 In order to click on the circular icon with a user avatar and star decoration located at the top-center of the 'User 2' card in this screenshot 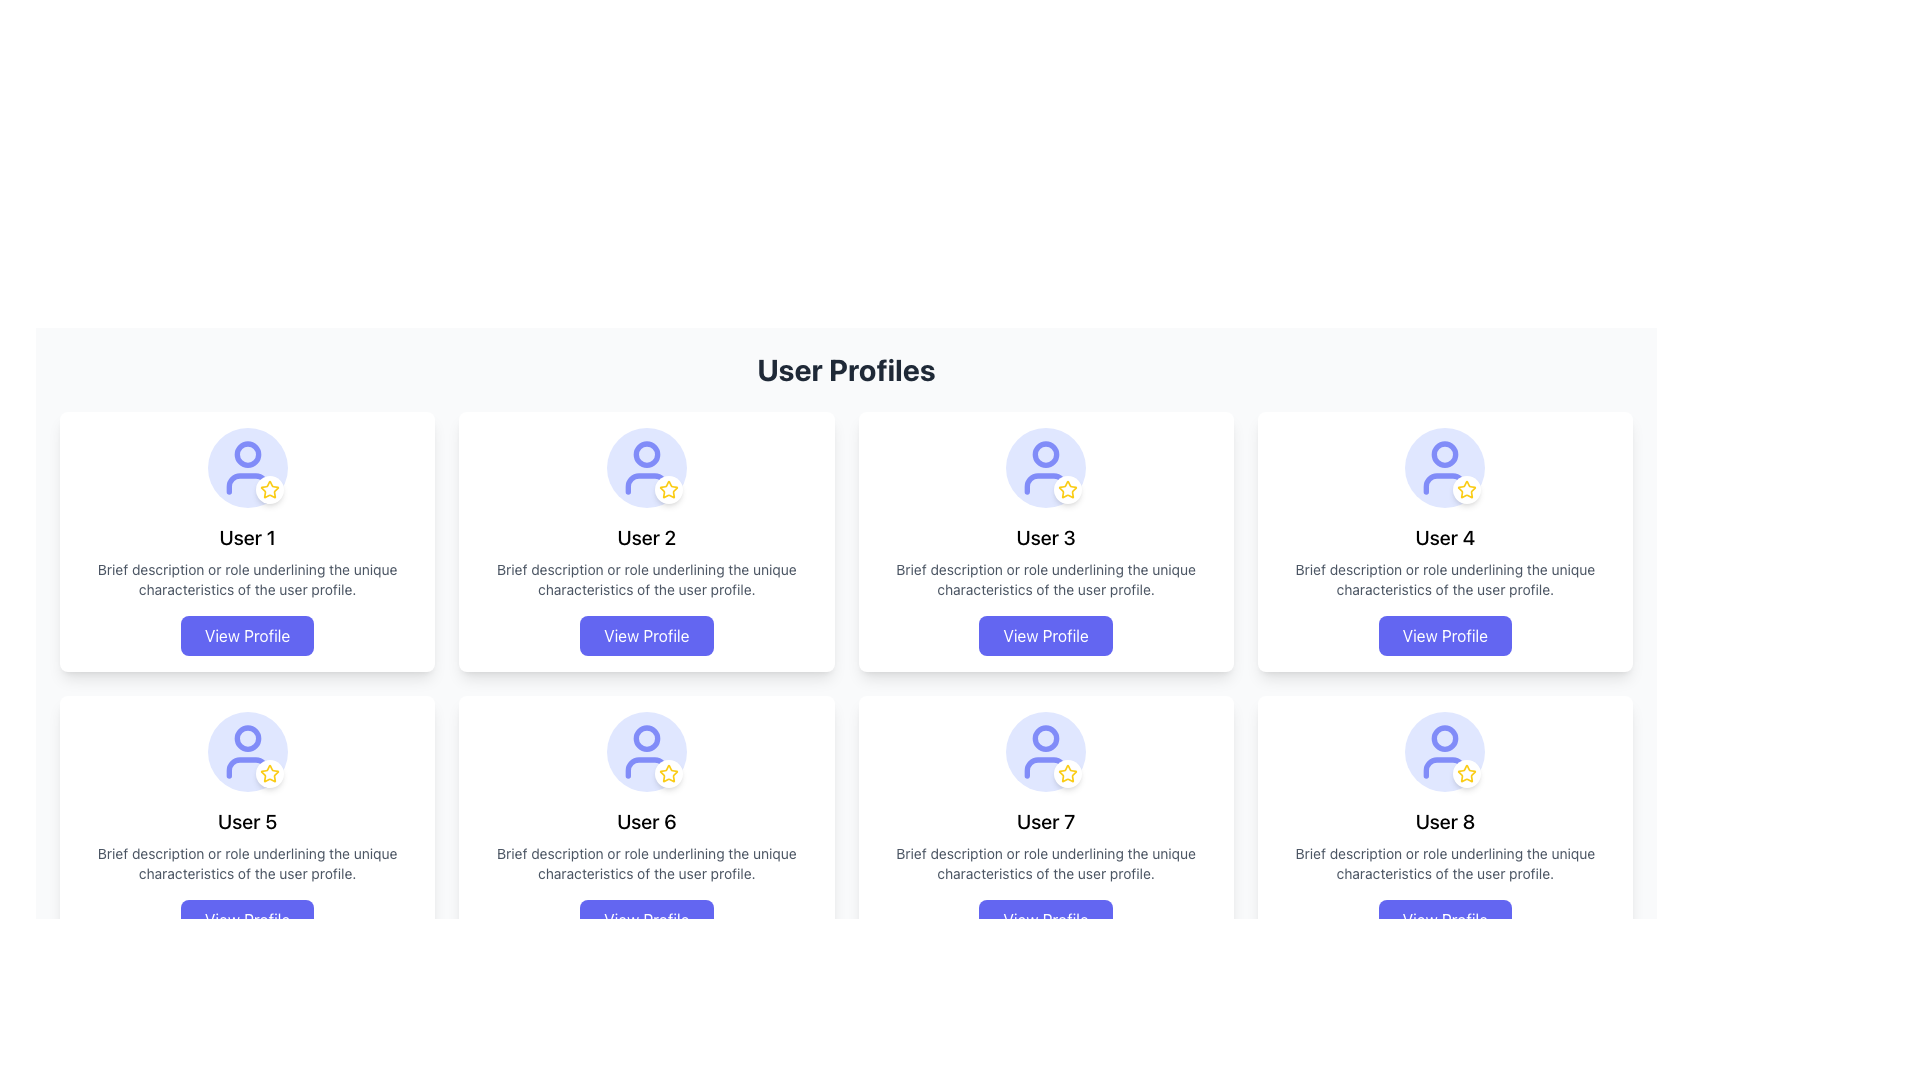, I will do `click(646, 467)`.